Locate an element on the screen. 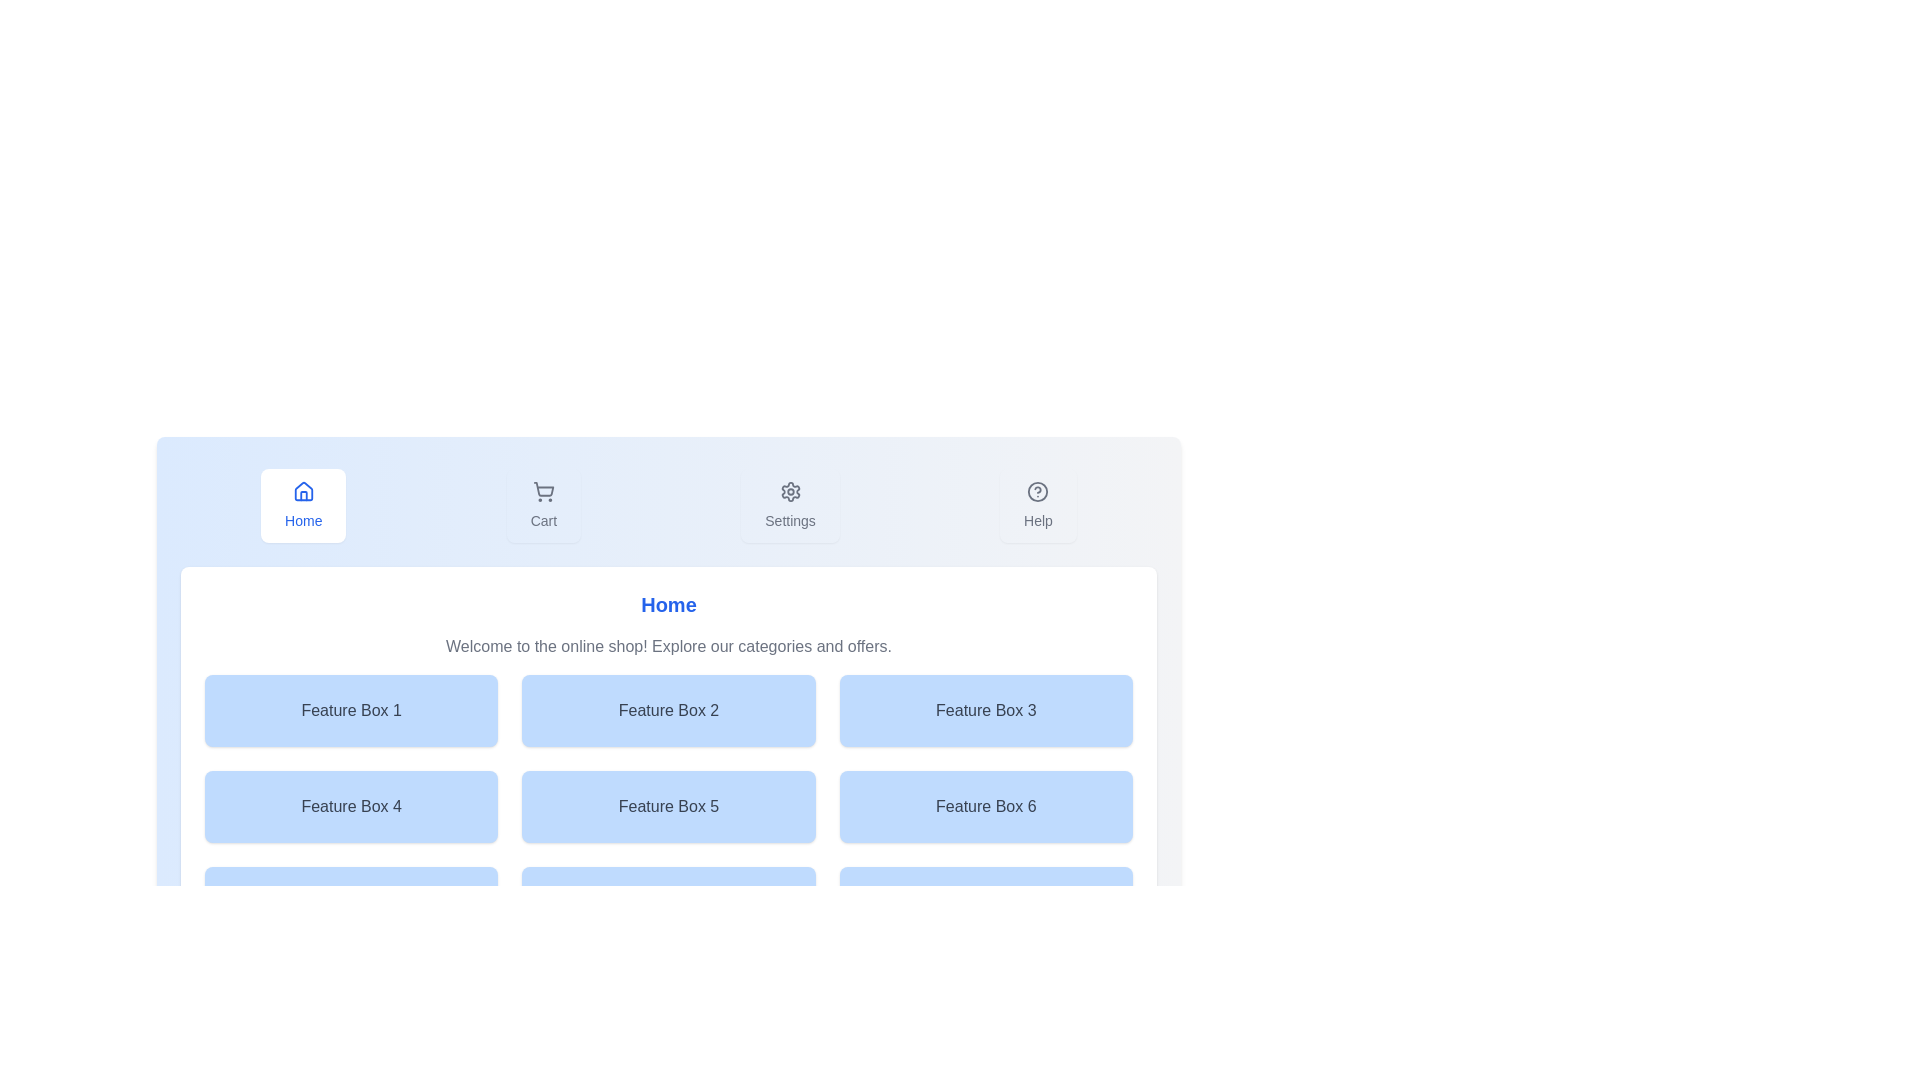  the Settings tab button to observe the hover effect is located at coordinates (789, 504).